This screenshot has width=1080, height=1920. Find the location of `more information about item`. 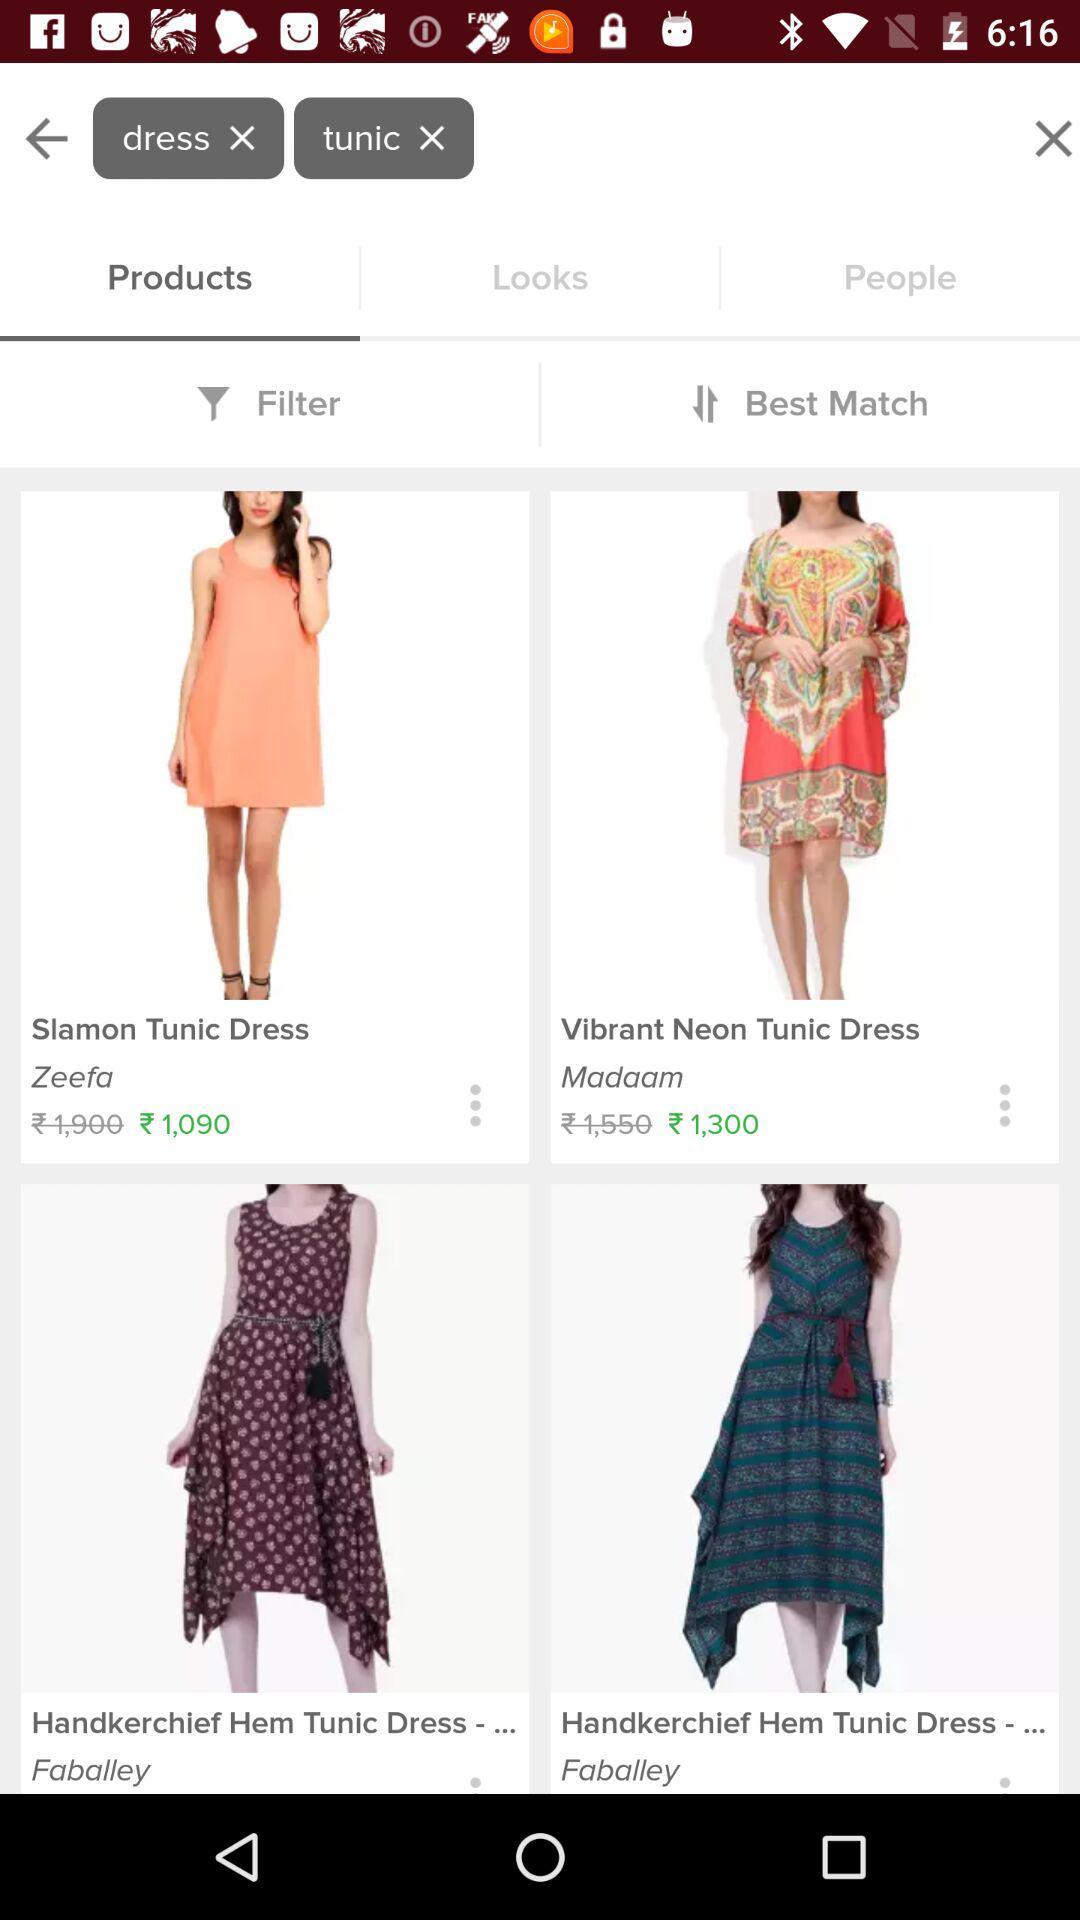

more information about item is located at coordinates (1005, 1104).